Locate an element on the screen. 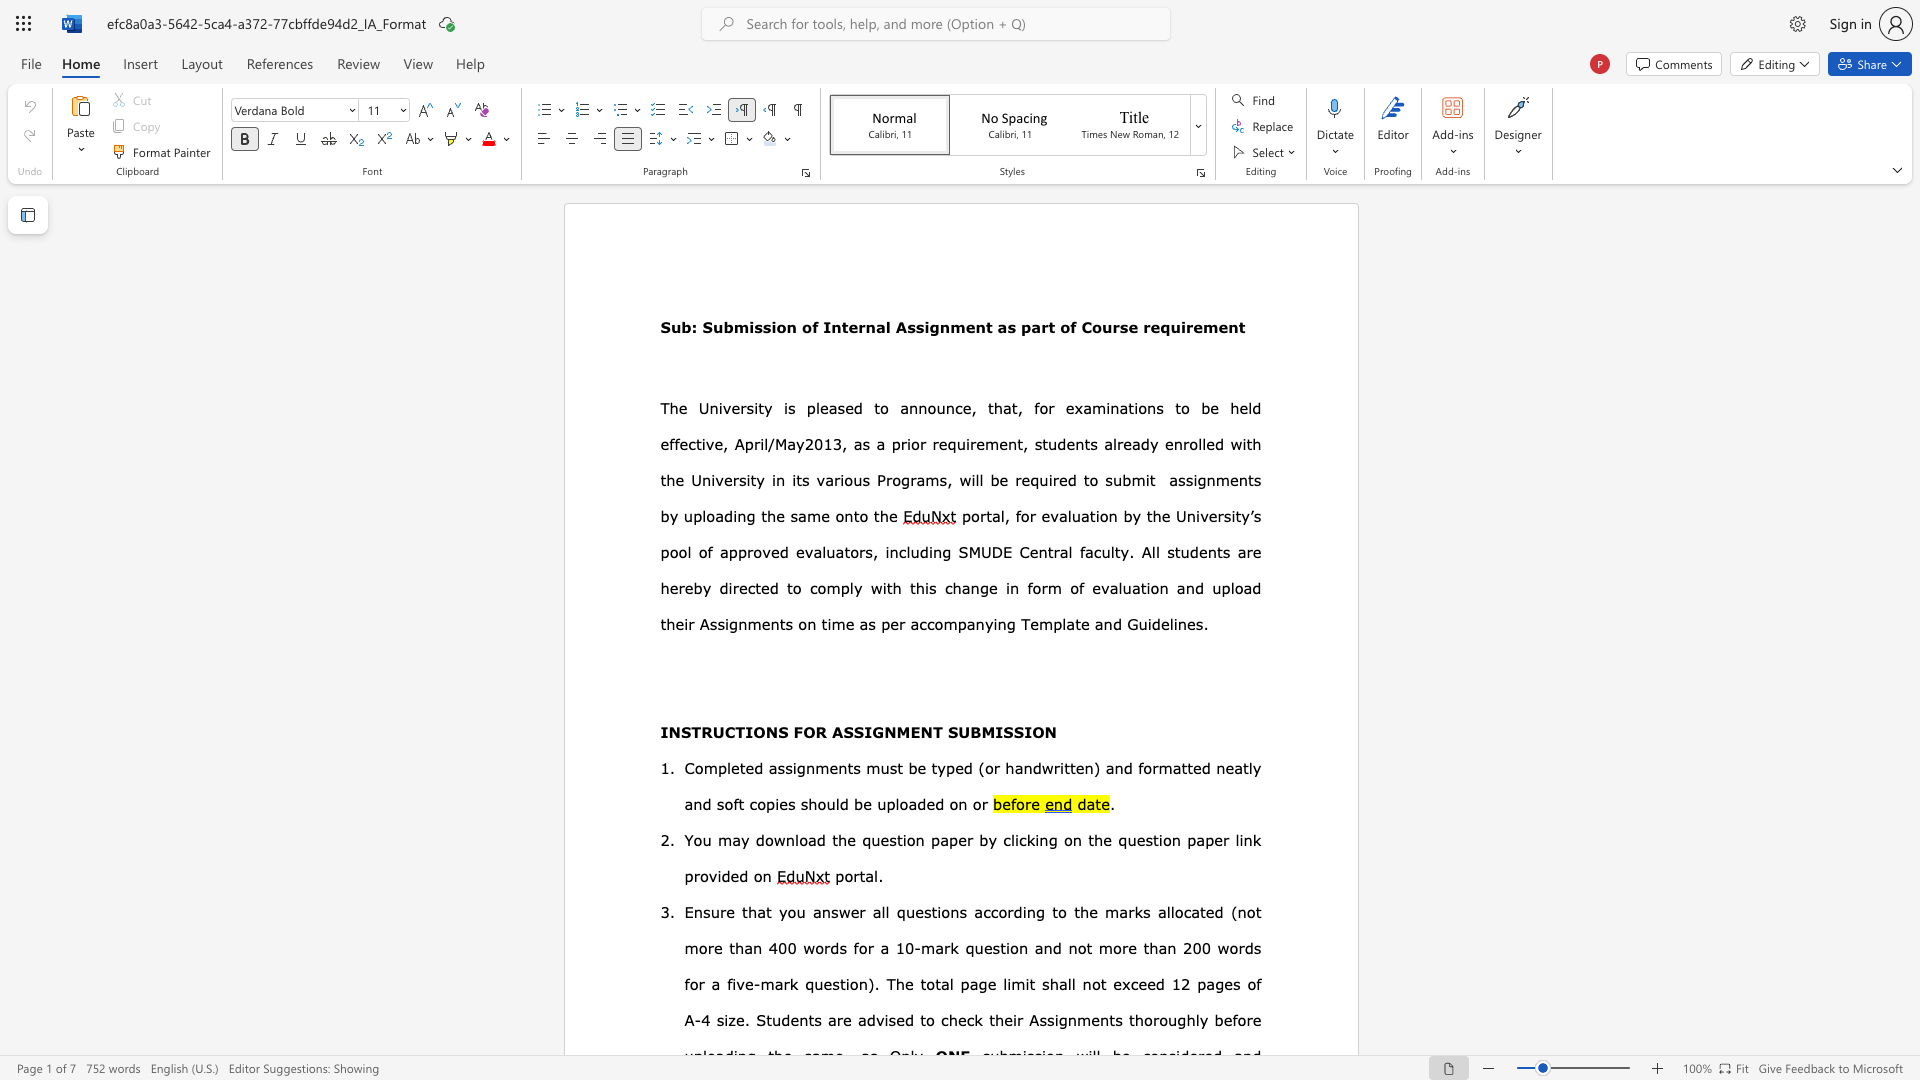  the subset text "s," within the text "already enrolled with the University in its various Programs," is located at coordinates (938, 479).